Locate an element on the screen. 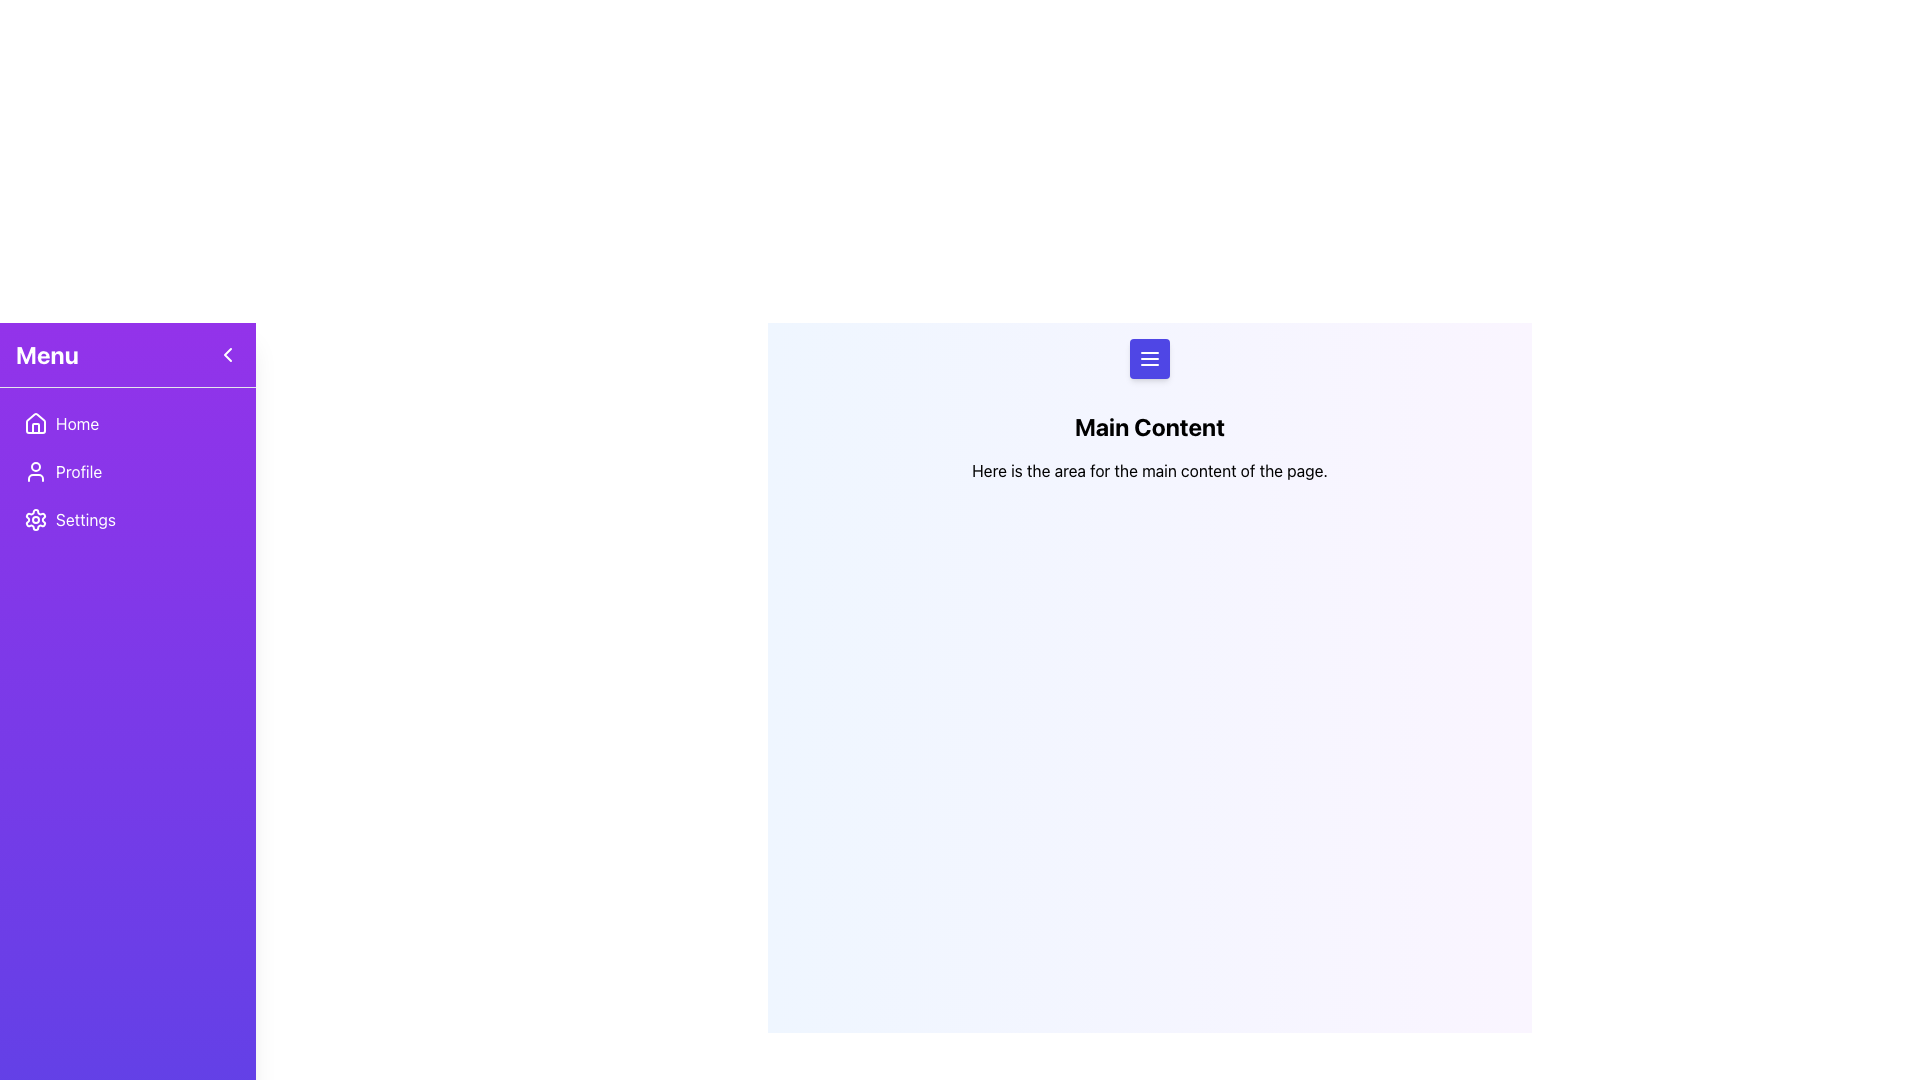 This screenshot has height=1080, width=1920. the 'Main Content' heading text, which is displayed in bold and large font, located at the top center of the content area is located at coordinates (1150, 426).